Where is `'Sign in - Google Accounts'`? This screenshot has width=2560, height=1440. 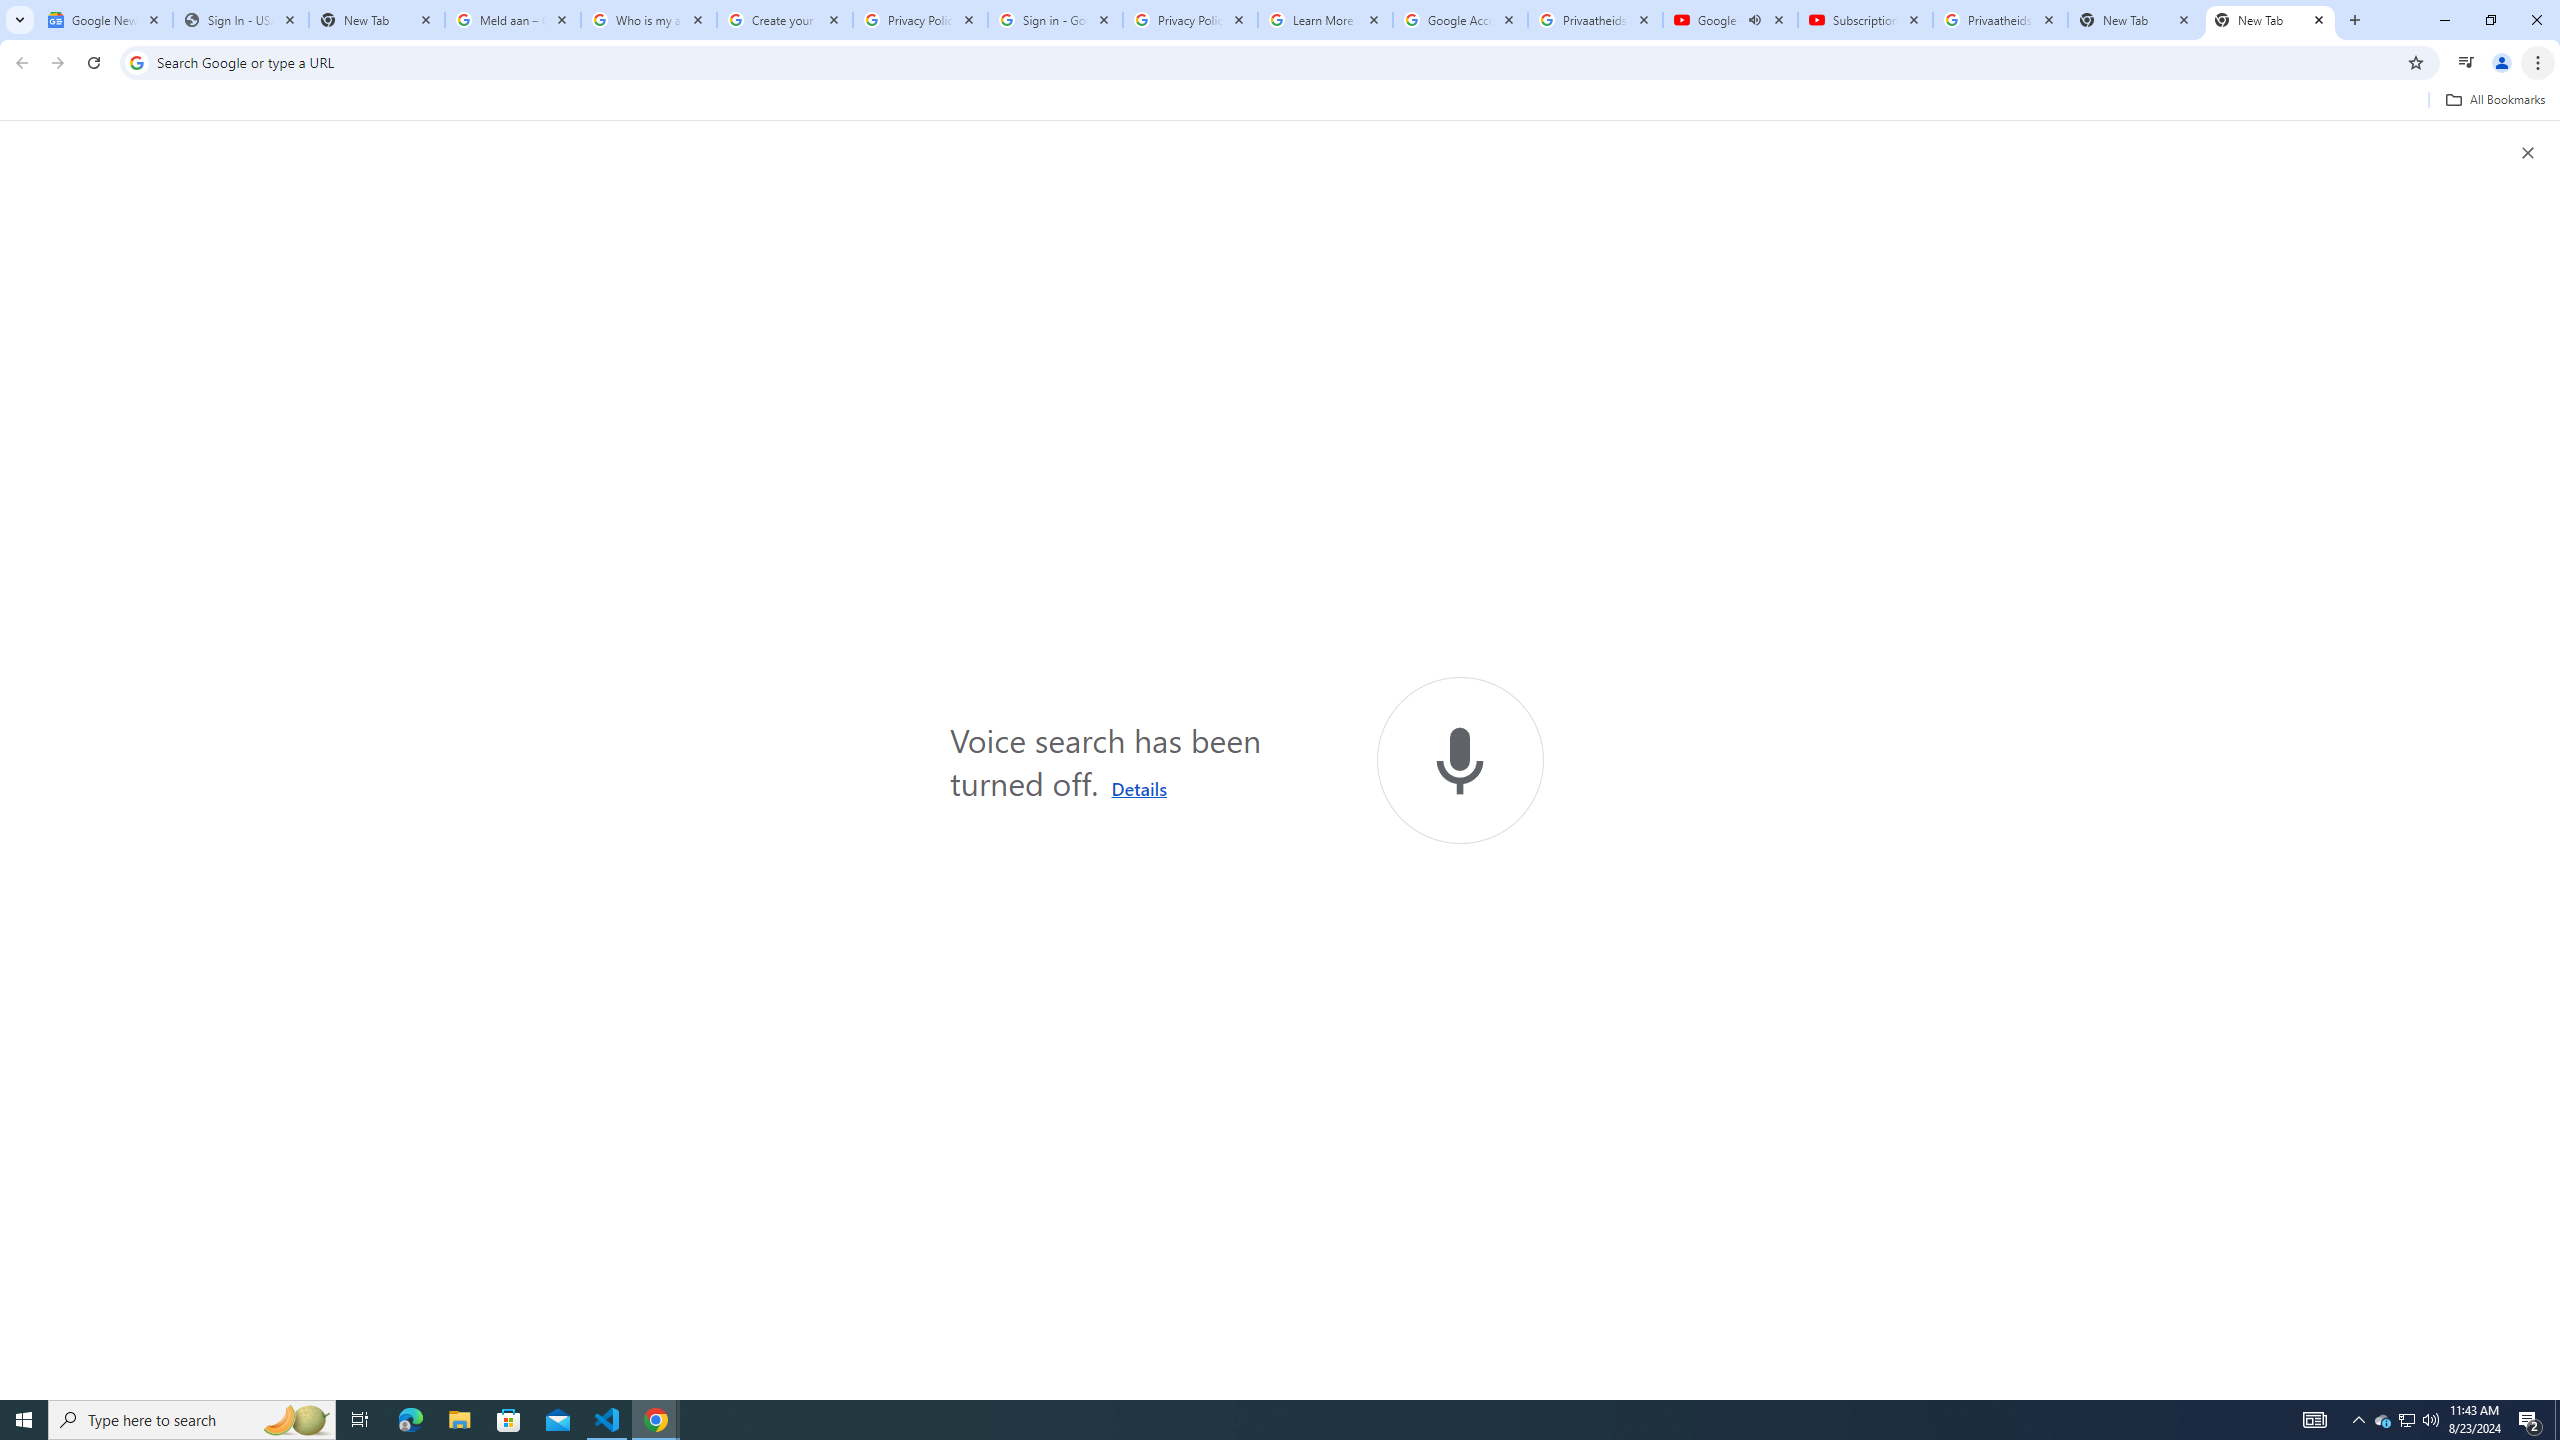
'Sign in - Google Accounts' is located at coordinates (1053, 19).